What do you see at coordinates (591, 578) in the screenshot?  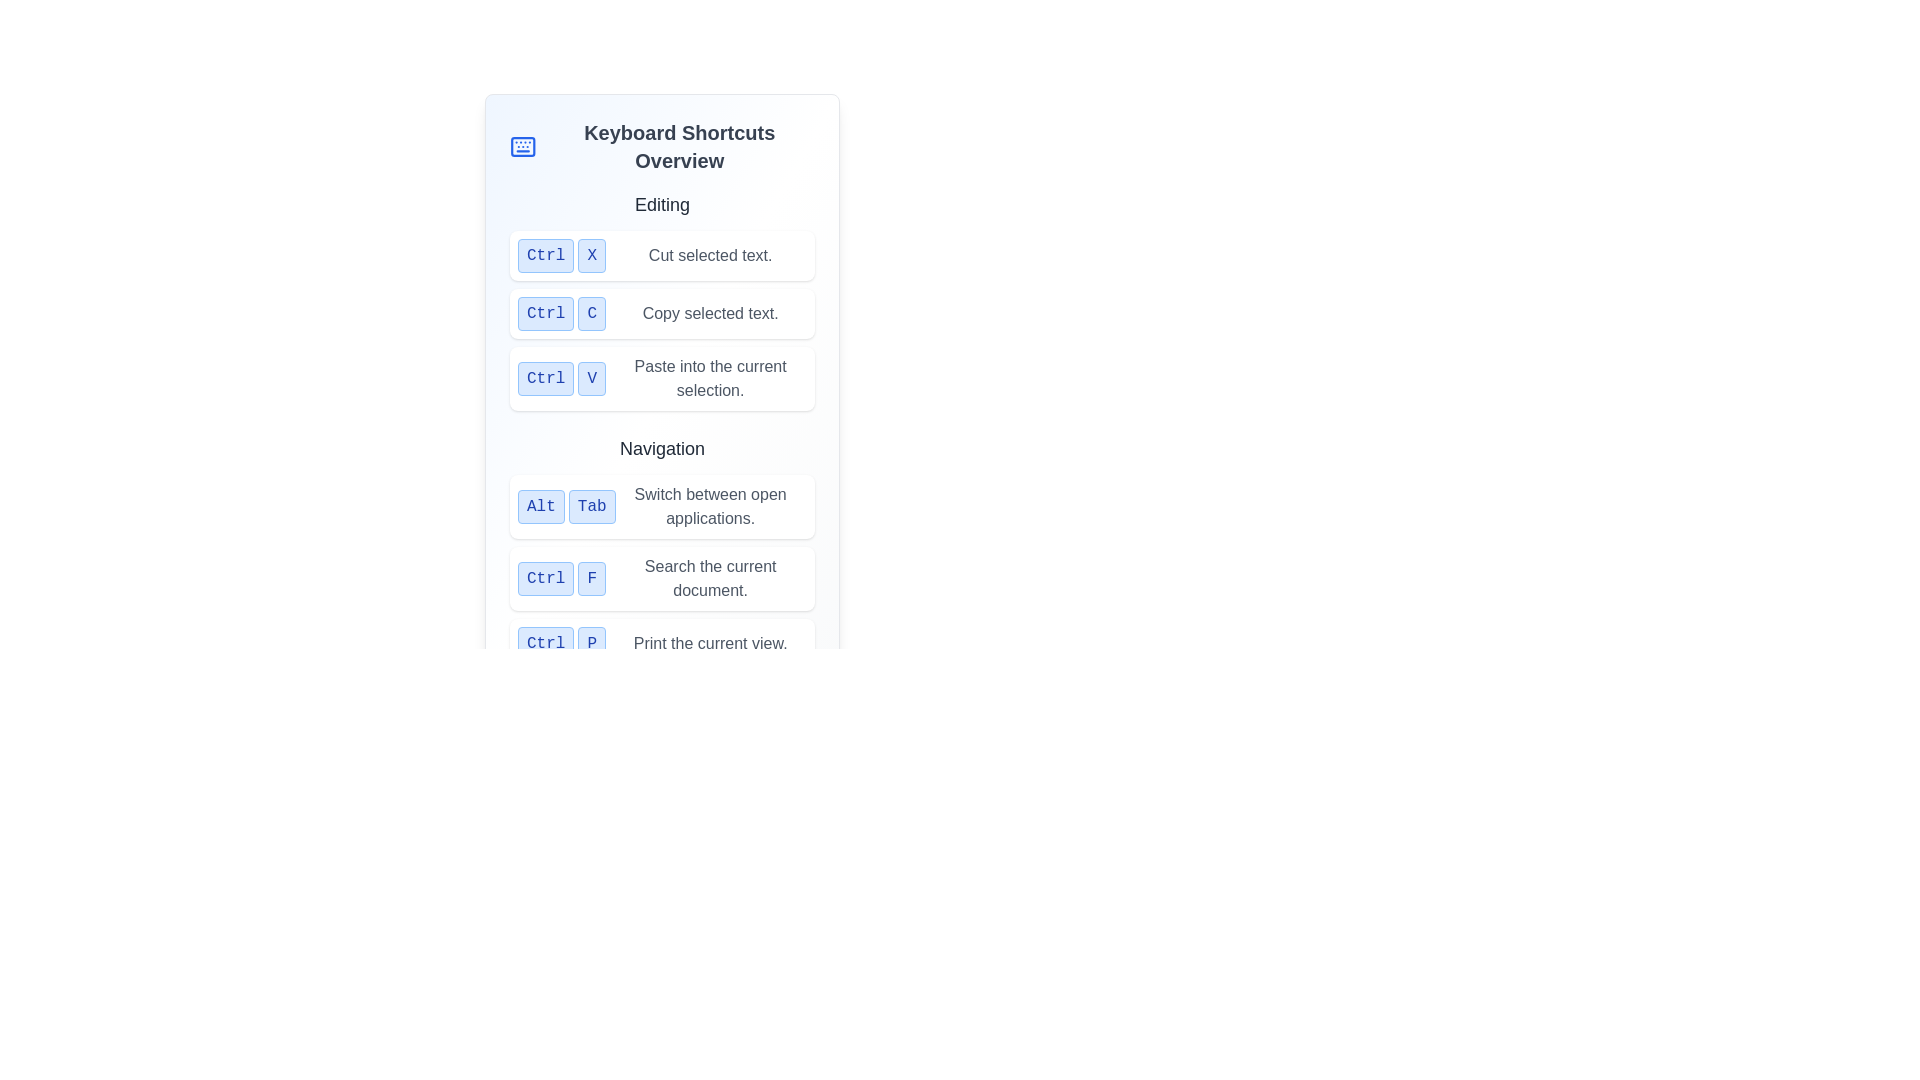 I see `the button-like UI element labeled 'F', which is part of the keyboard shortcut representation in the Navigation section, located to the right of the 'Search the current document.' description` at bounding box center [591, 578].